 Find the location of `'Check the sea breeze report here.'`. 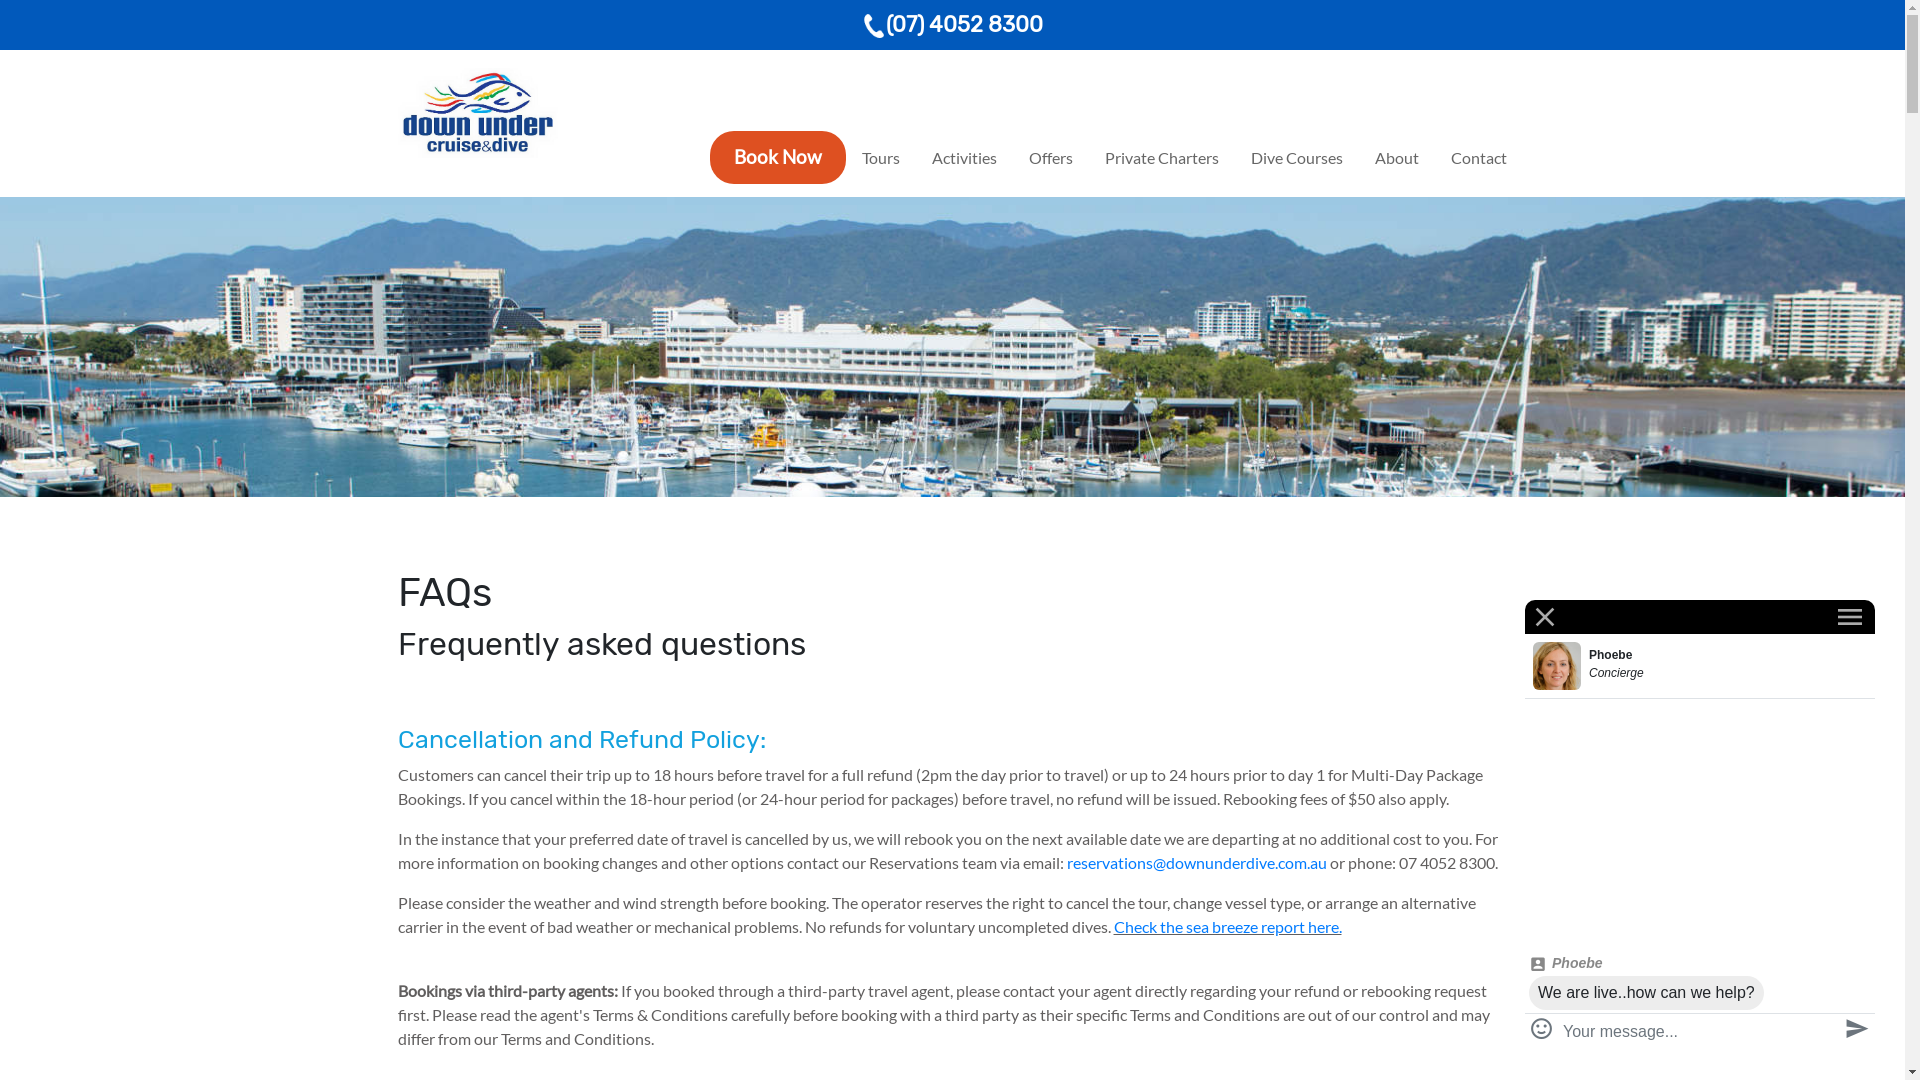

'Check the sea breeze report here.' is located at coordinates (1112, 926).